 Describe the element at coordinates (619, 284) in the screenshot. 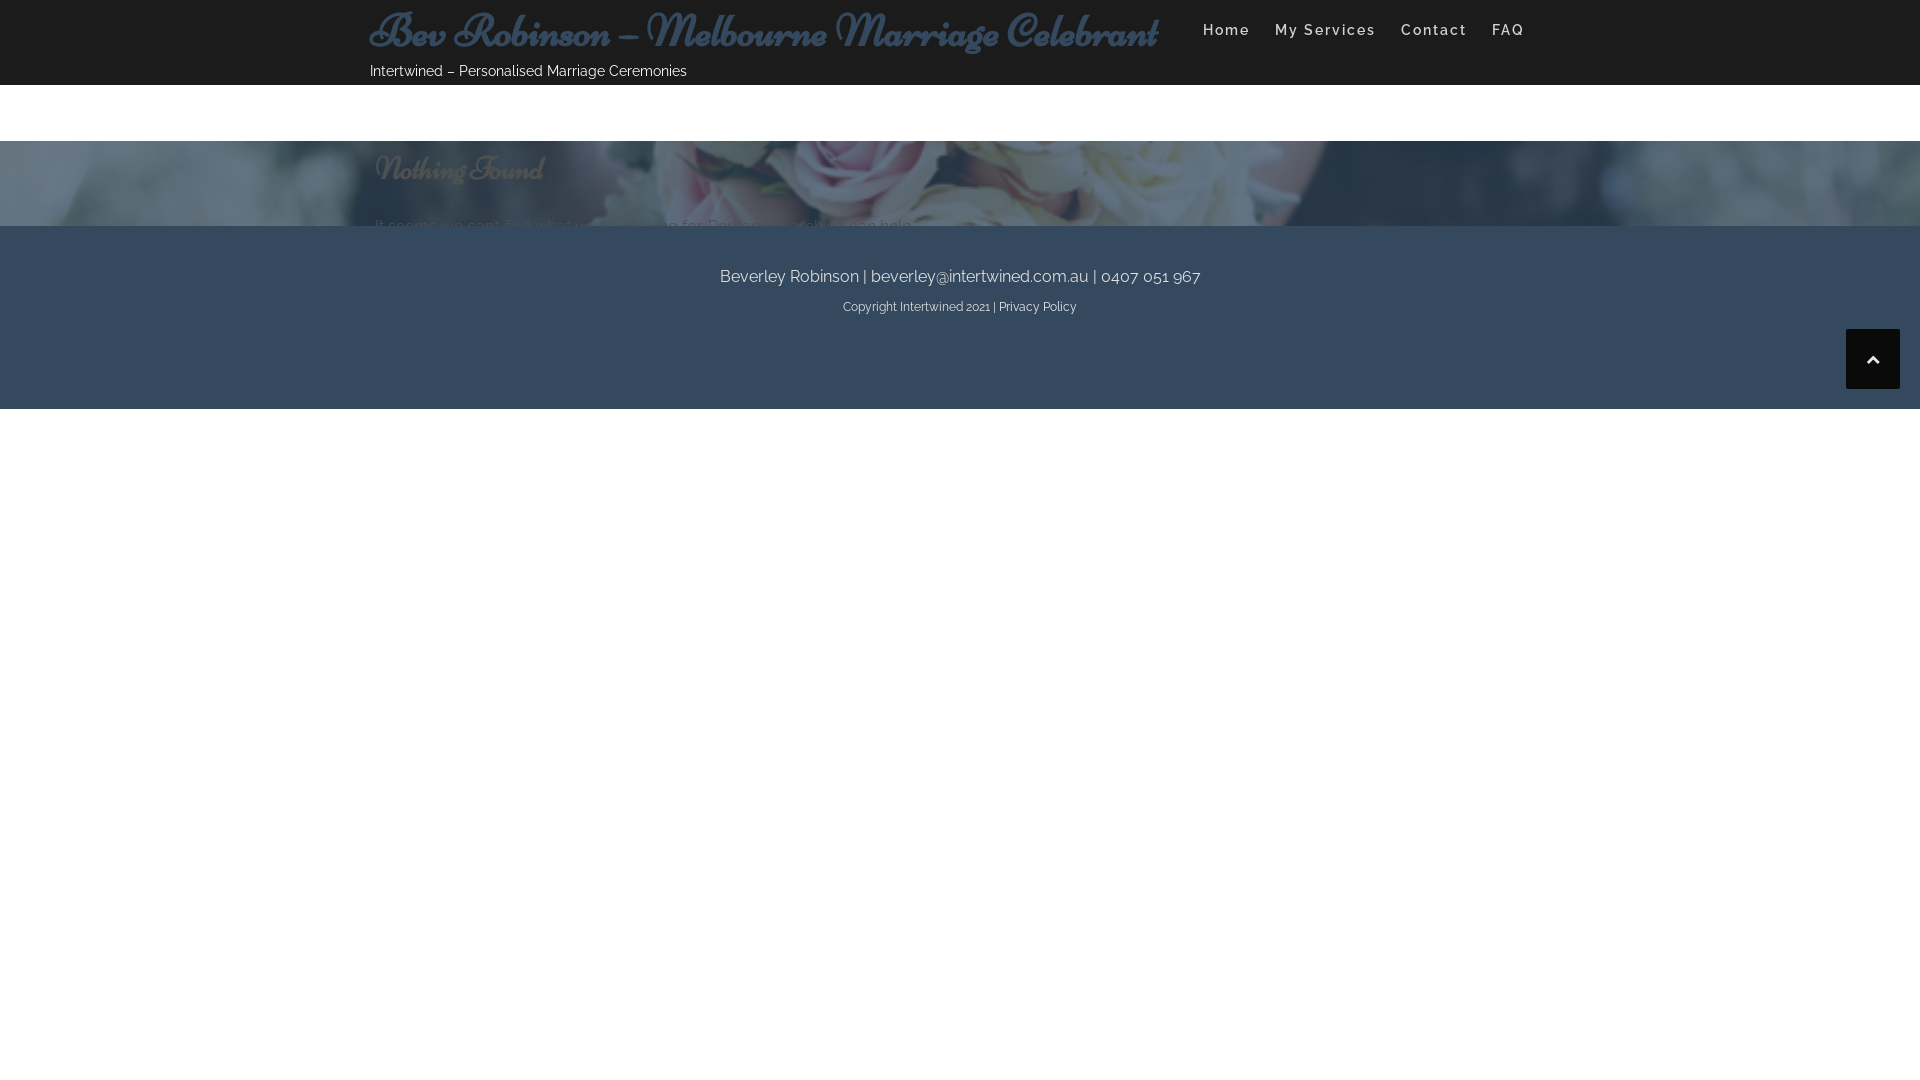

I see `'Search'` at that location.